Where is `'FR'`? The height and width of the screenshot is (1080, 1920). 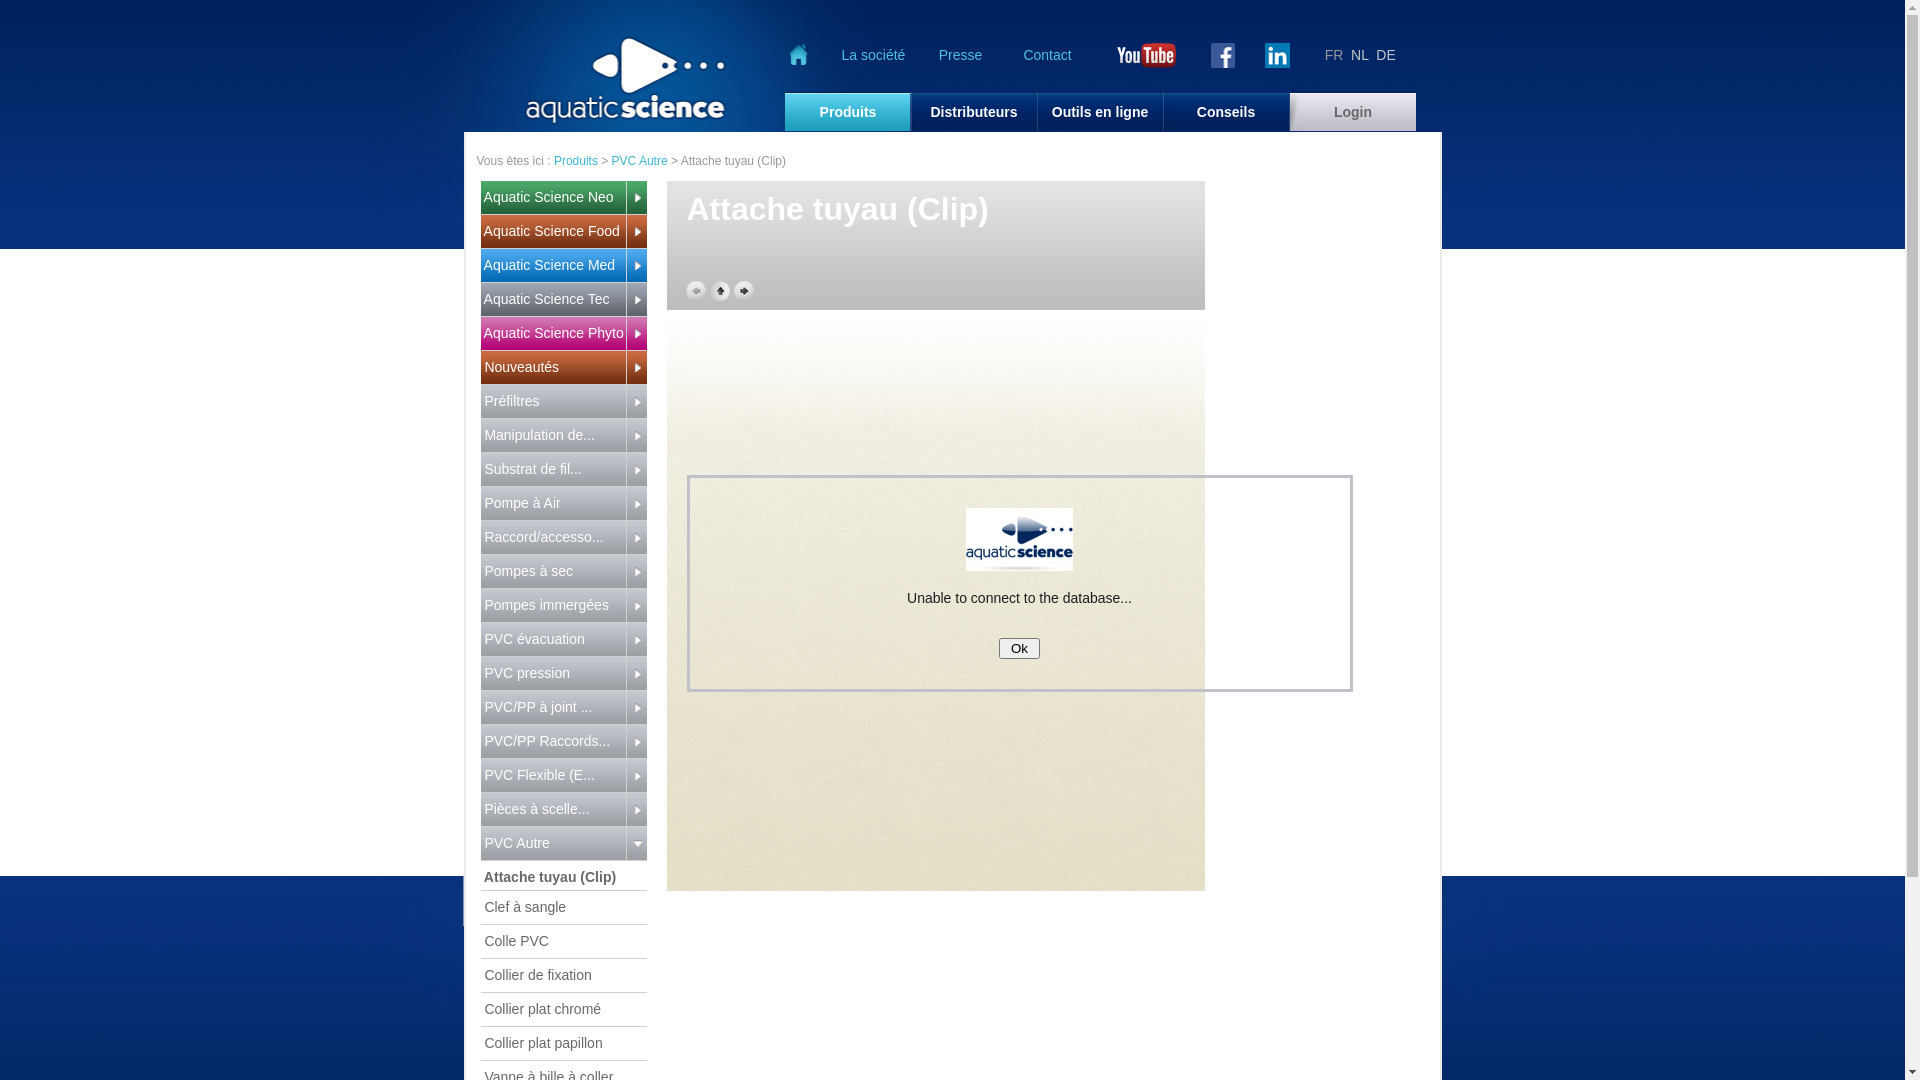 'FR' is located at coordinates (1334, 53).